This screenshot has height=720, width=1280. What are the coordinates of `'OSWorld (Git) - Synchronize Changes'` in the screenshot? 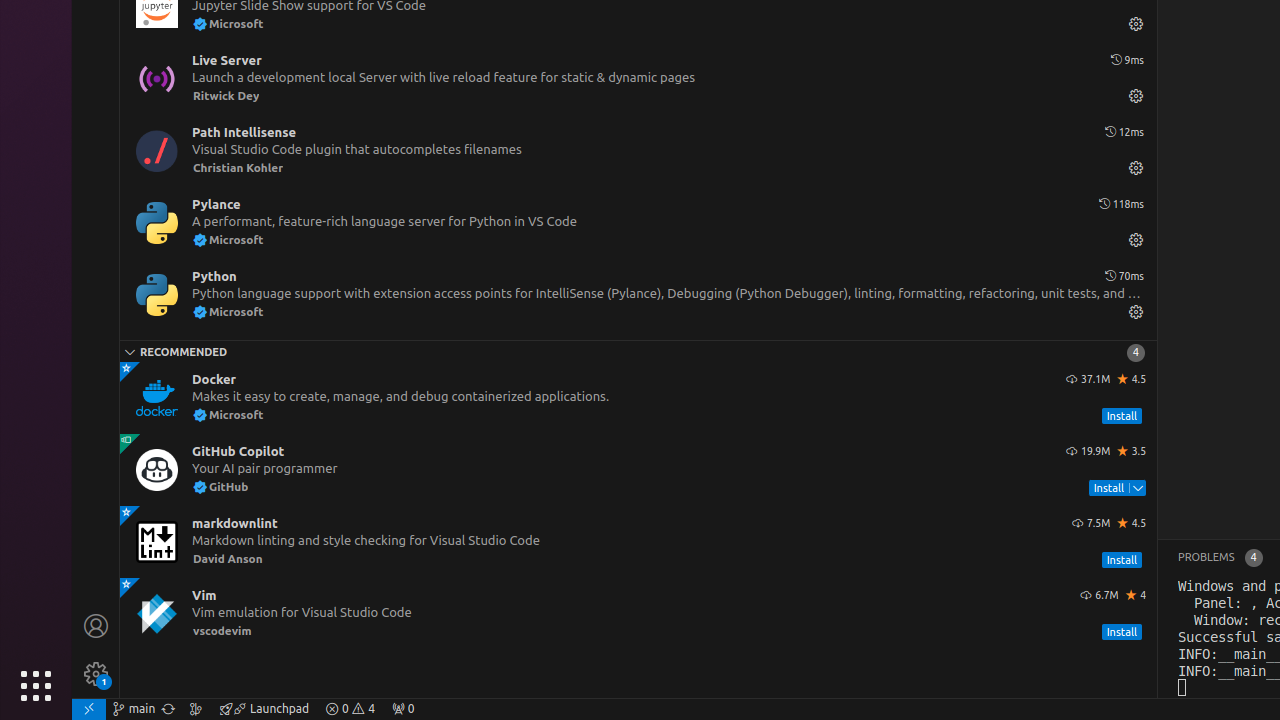 It's located at (168, 707).